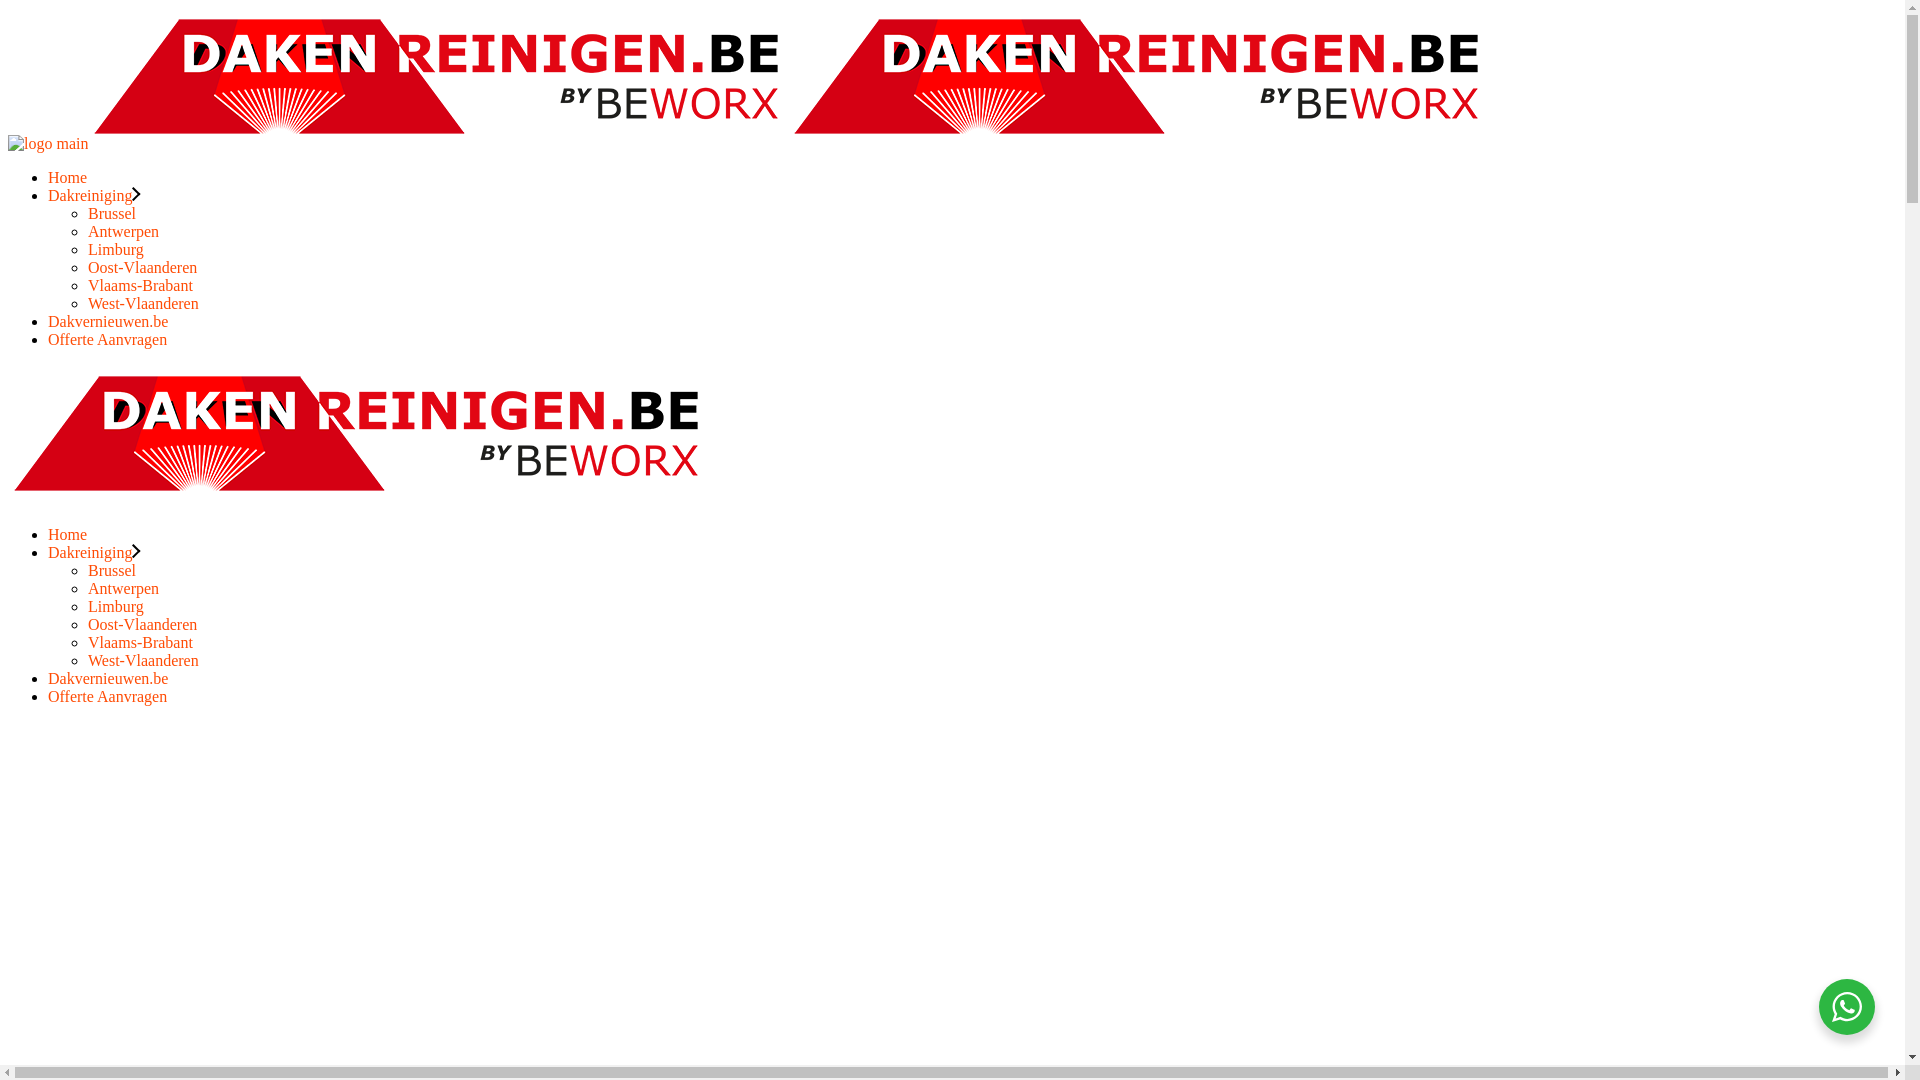 Image resolution: width=1920 pixels, height=1080 pixels. What do you see at coordinates (86, 660) in the screenshot?
I see `'West-Vlaanderen'` at bounding box center [86, 660].